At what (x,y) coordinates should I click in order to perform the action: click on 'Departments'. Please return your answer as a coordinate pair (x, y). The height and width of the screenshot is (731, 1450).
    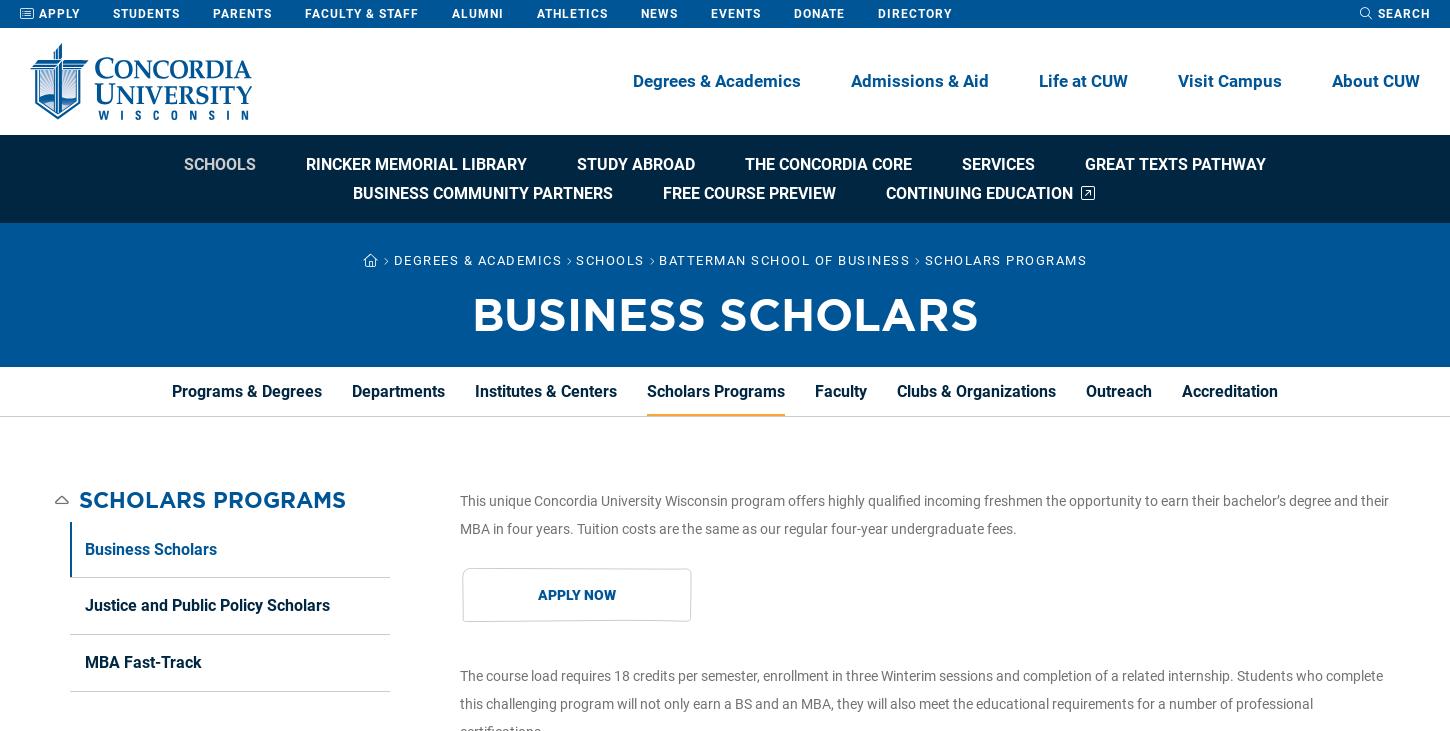
    Looking at the image, I should click on (397, 390).